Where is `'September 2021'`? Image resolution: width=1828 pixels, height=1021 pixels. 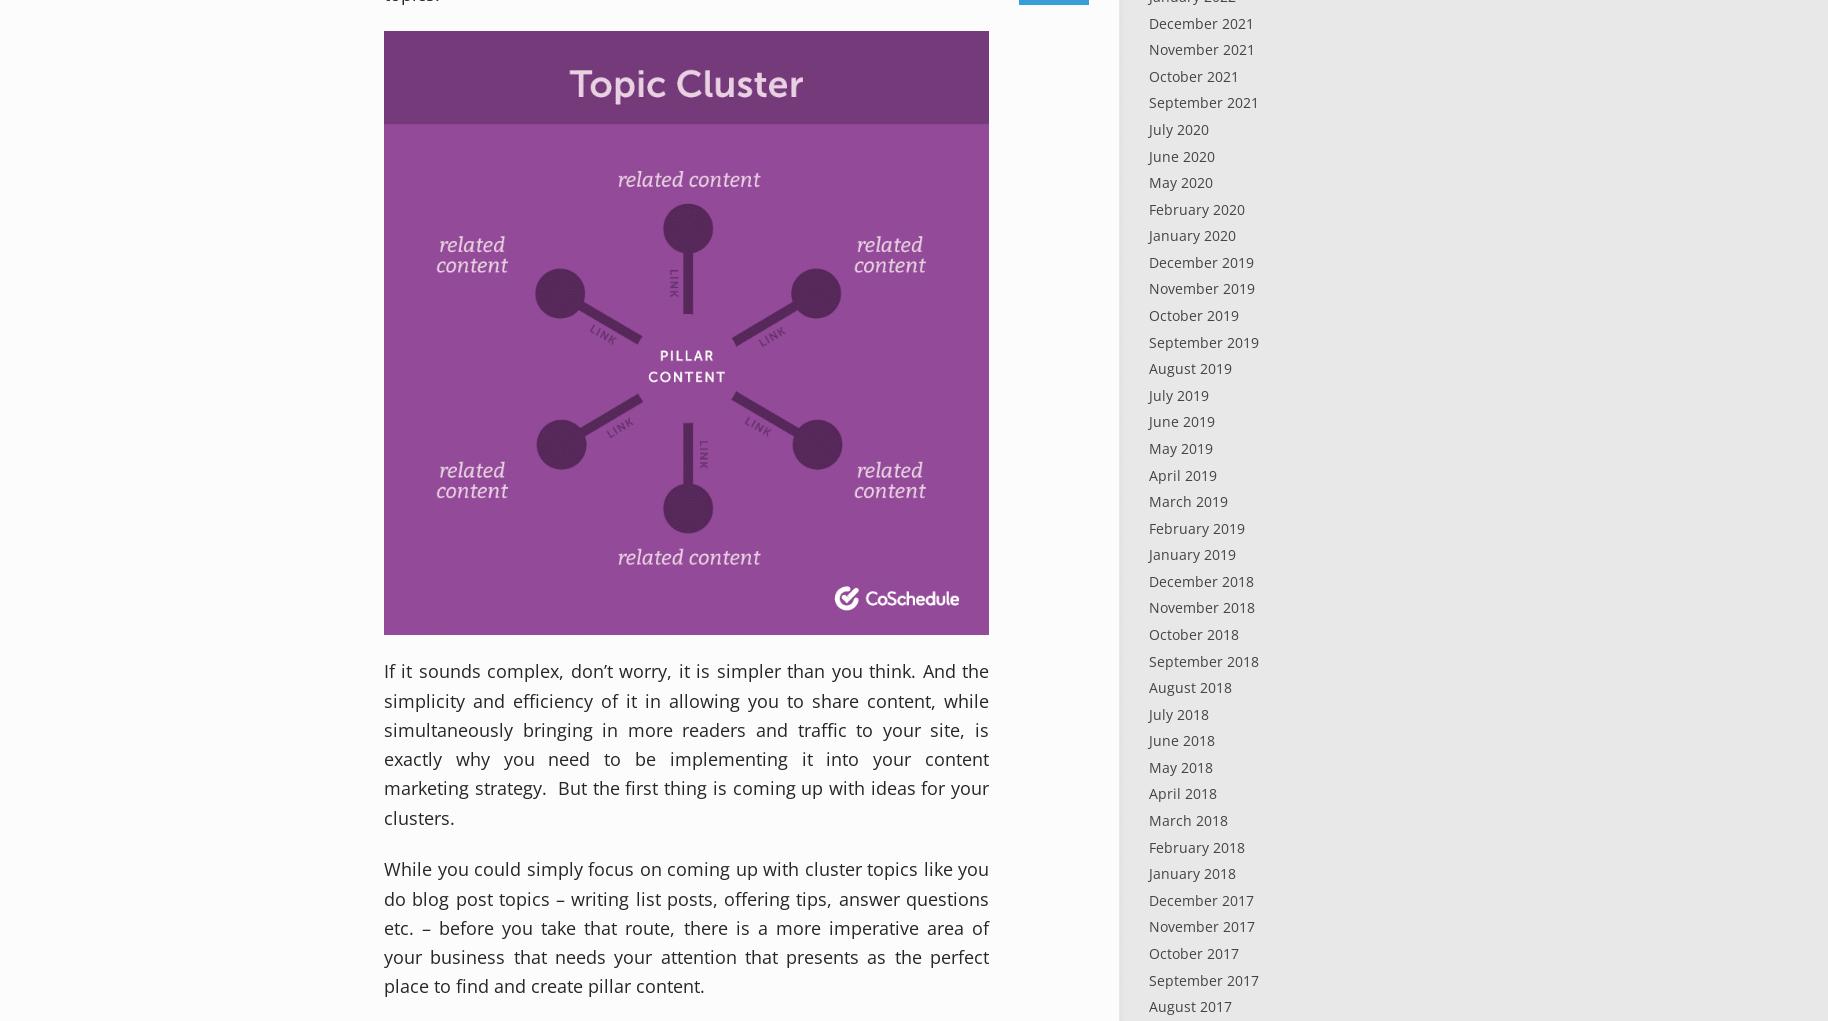
'September 2021' is located at coordinates (1148, 101).